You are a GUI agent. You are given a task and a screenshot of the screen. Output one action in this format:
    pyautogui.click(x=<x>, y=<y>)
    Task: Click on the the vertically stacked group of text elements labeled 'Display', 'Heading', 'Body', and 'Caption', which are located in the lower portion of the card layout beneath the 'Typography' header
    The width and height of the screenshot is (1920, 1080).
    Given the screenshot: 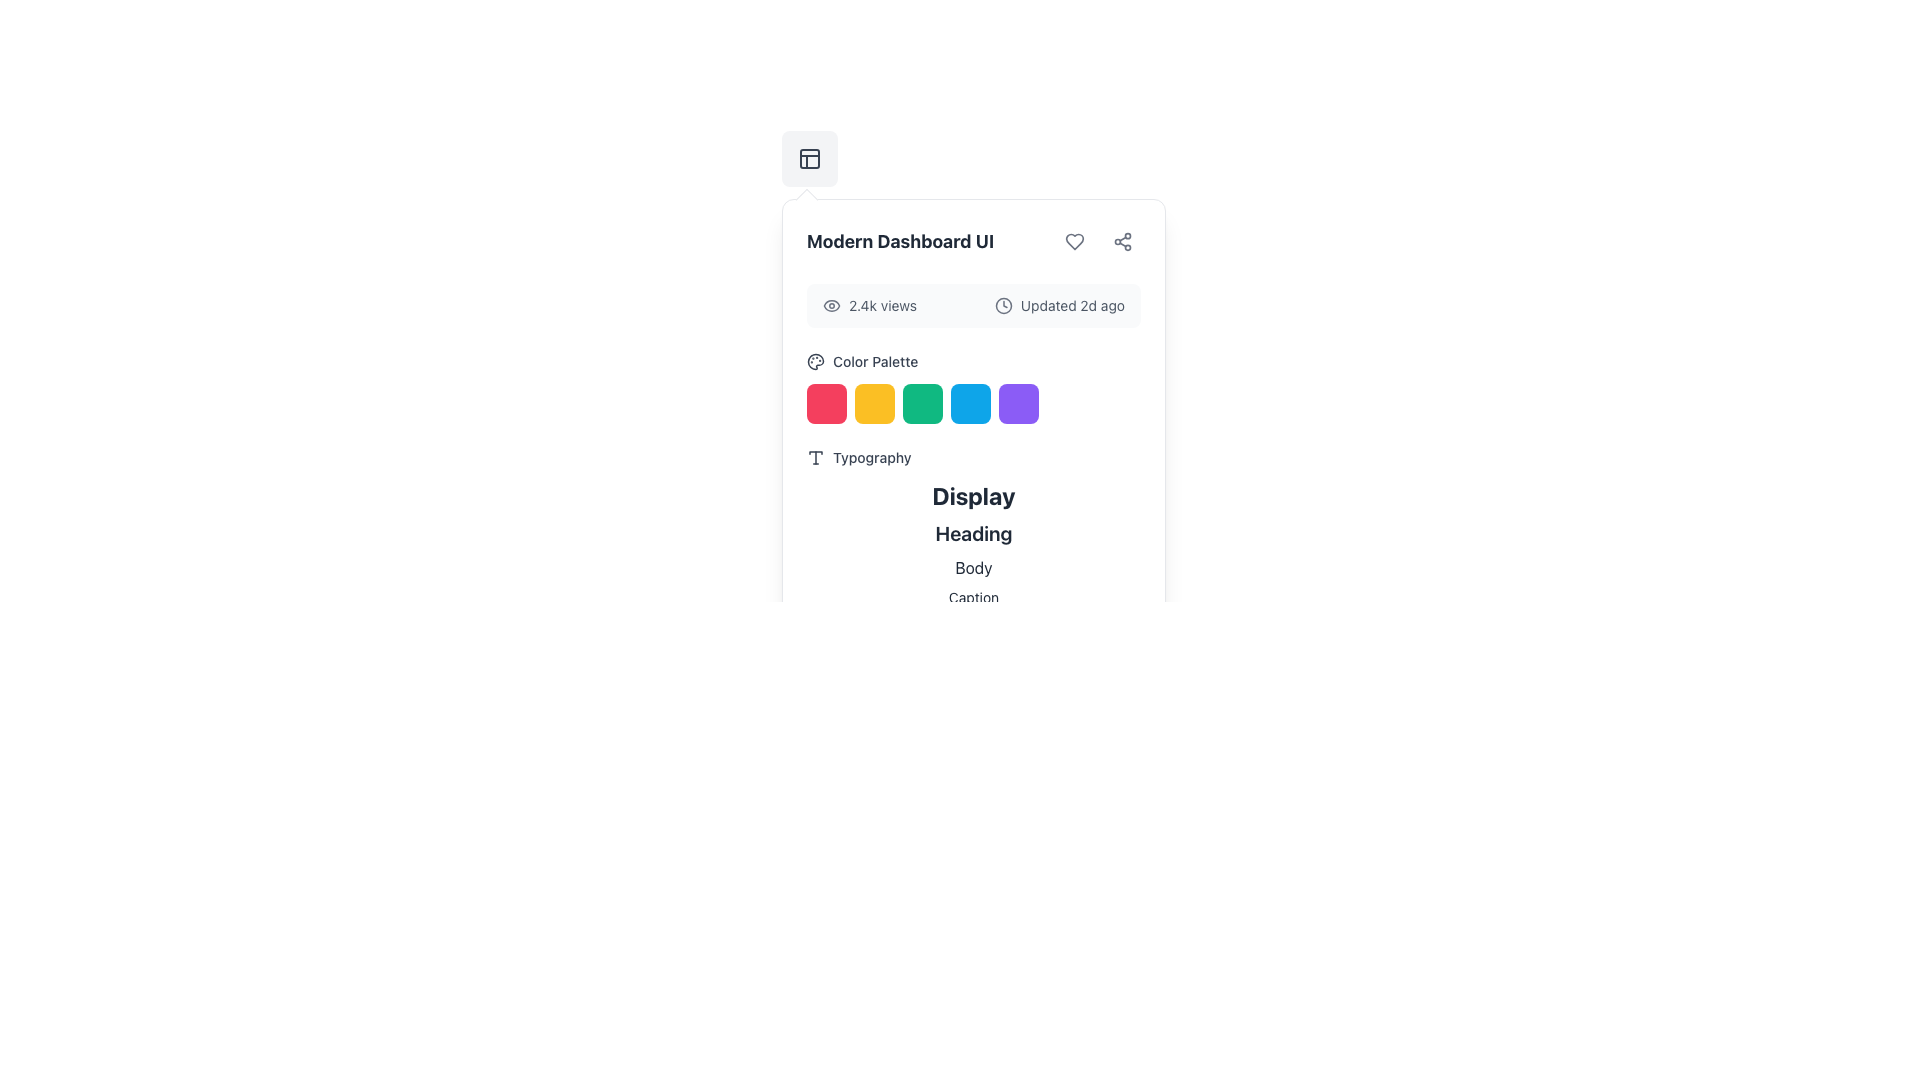 What is the action you would take?
    pyautogui.click(x=974, y=543)
    